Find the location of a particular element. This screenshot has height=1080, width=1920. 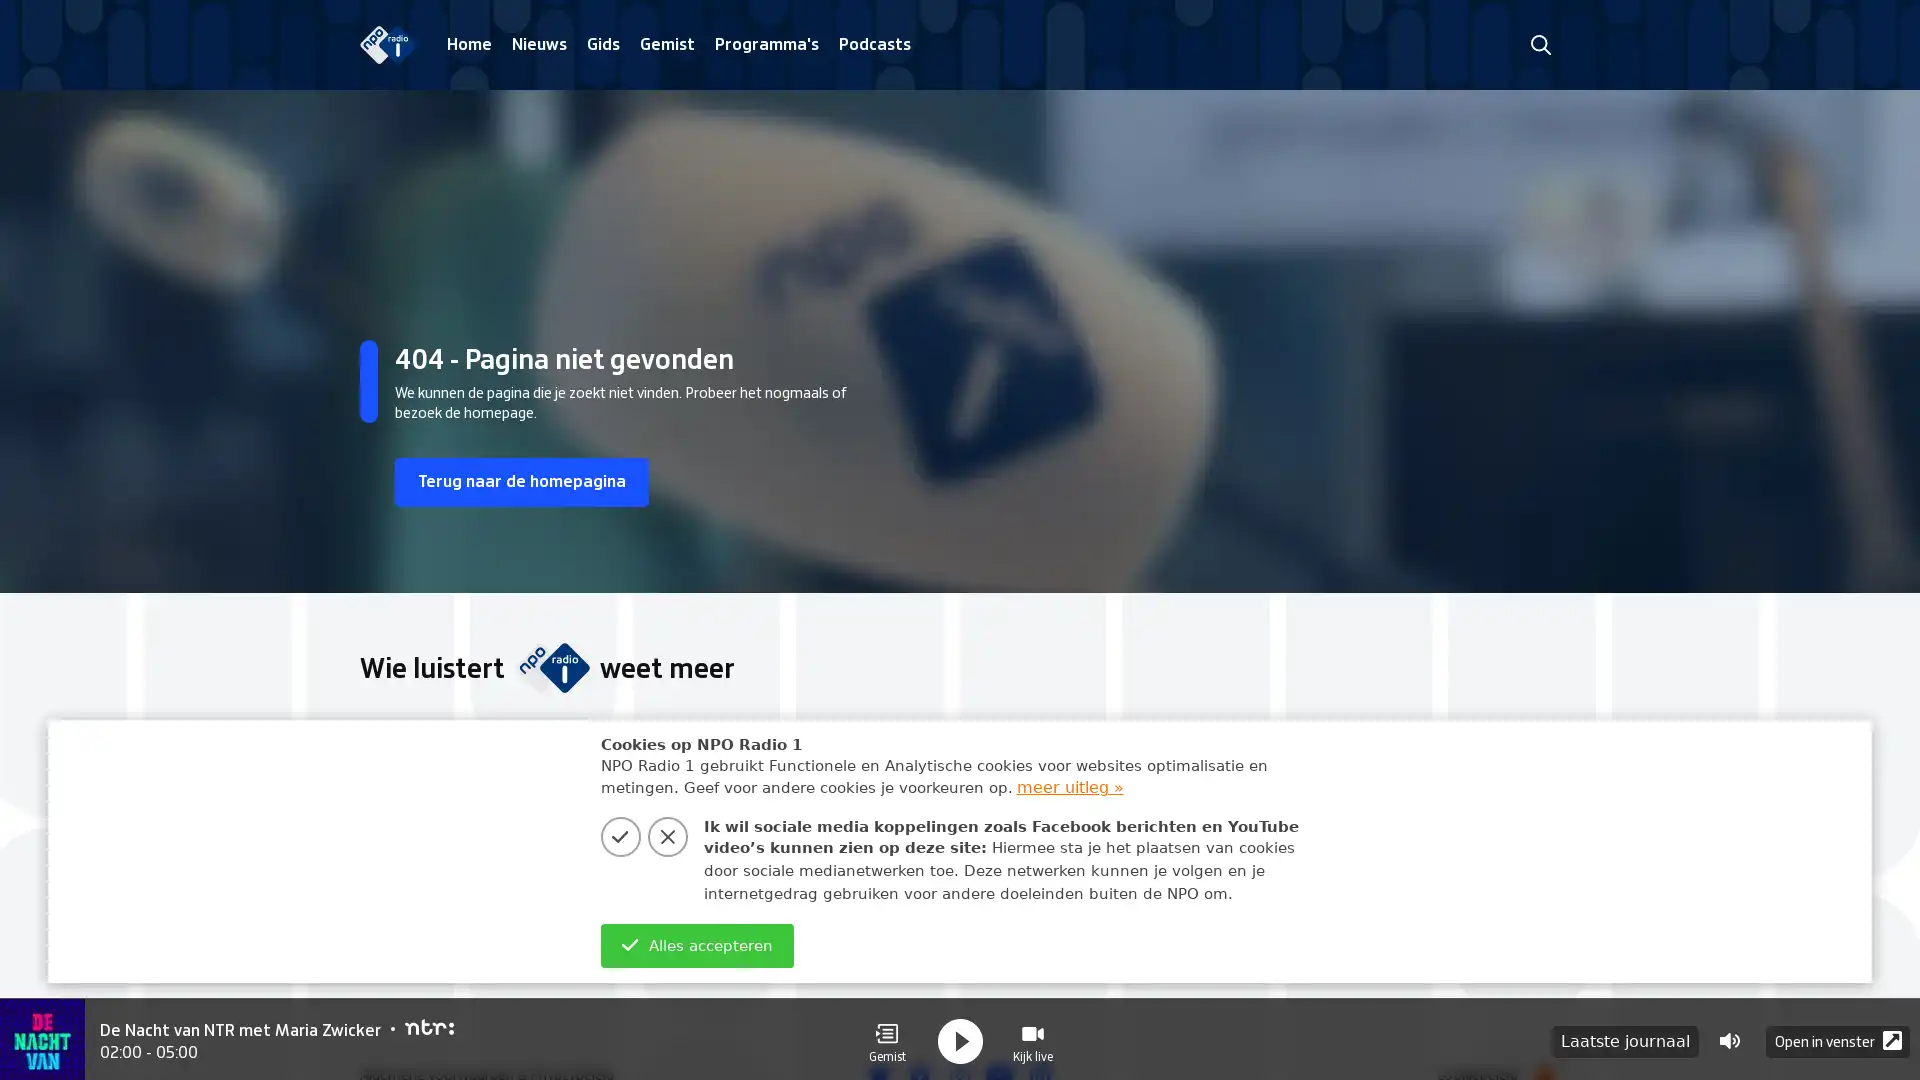

play is located at coordinates (960, 1036).